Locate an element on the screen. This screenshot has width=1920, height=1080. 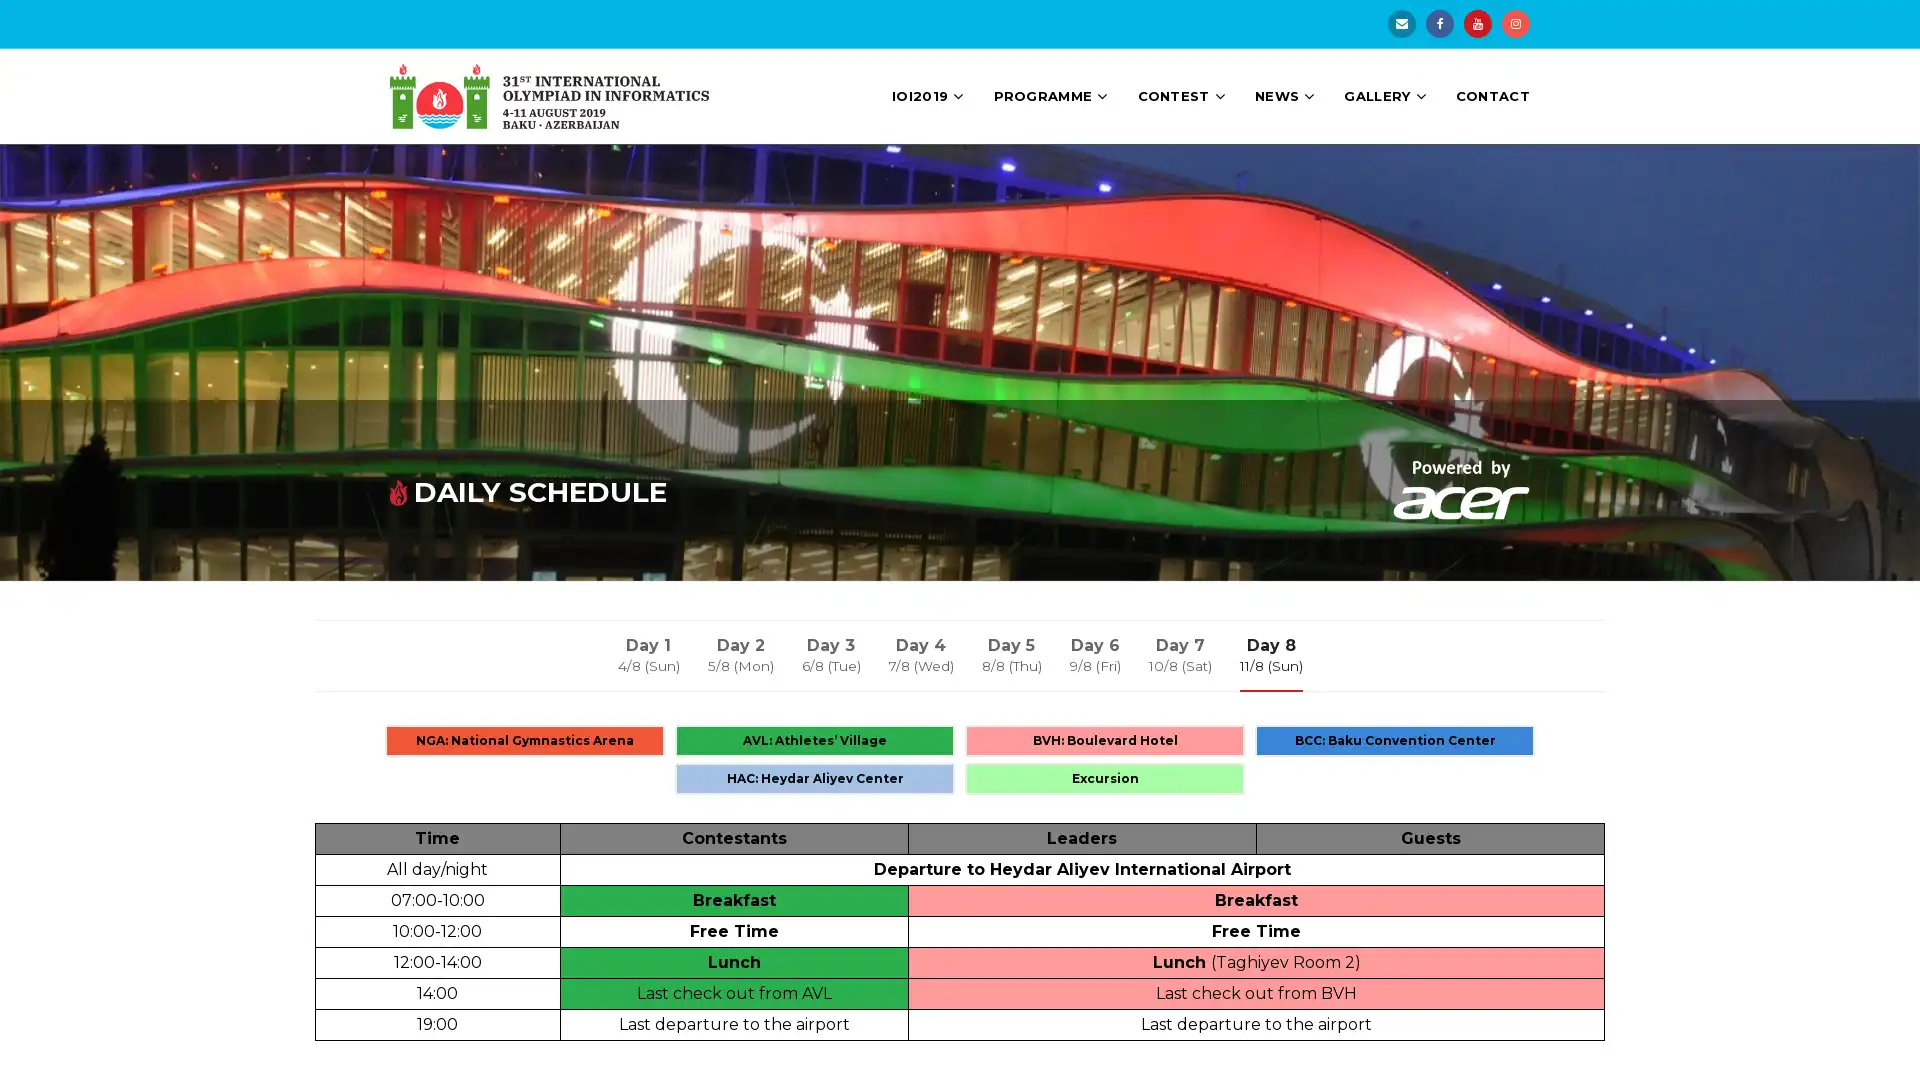
BVH: Boulevard Hotel is located at coordinates (1103, 740).